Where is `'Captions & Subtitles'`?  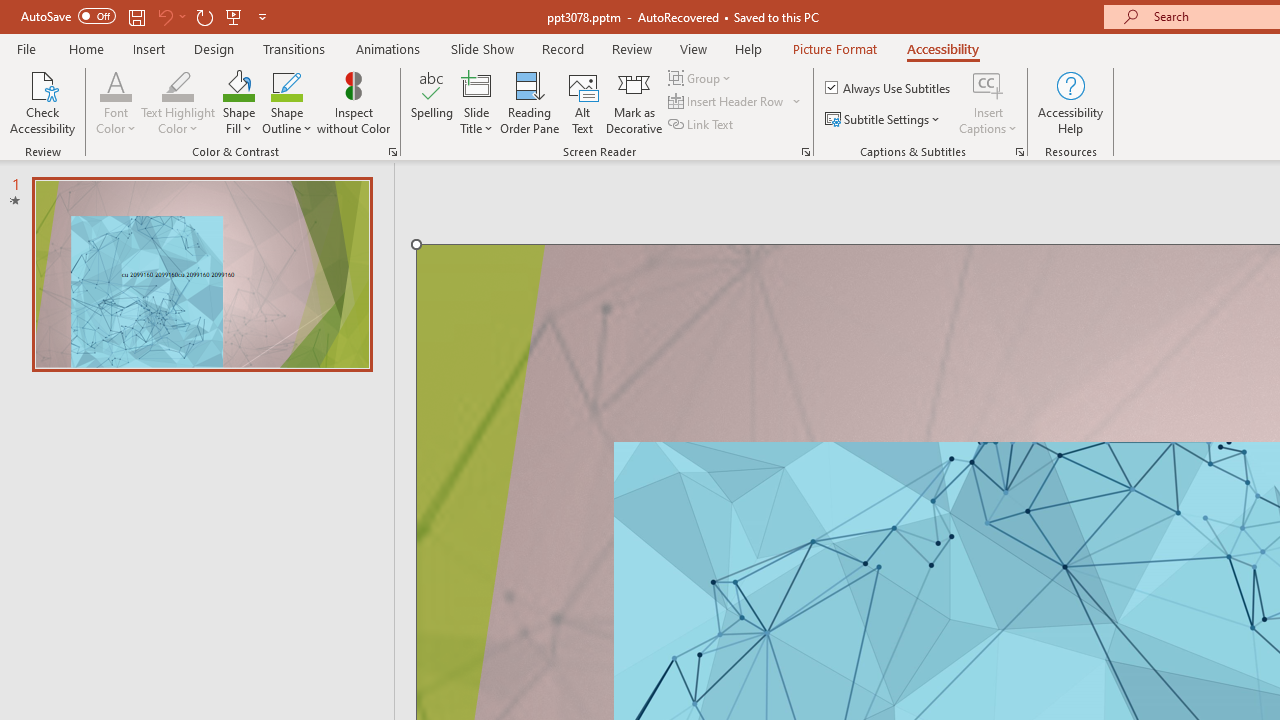 'Captions & Subtitles' is located at coordinates (1020, 150).